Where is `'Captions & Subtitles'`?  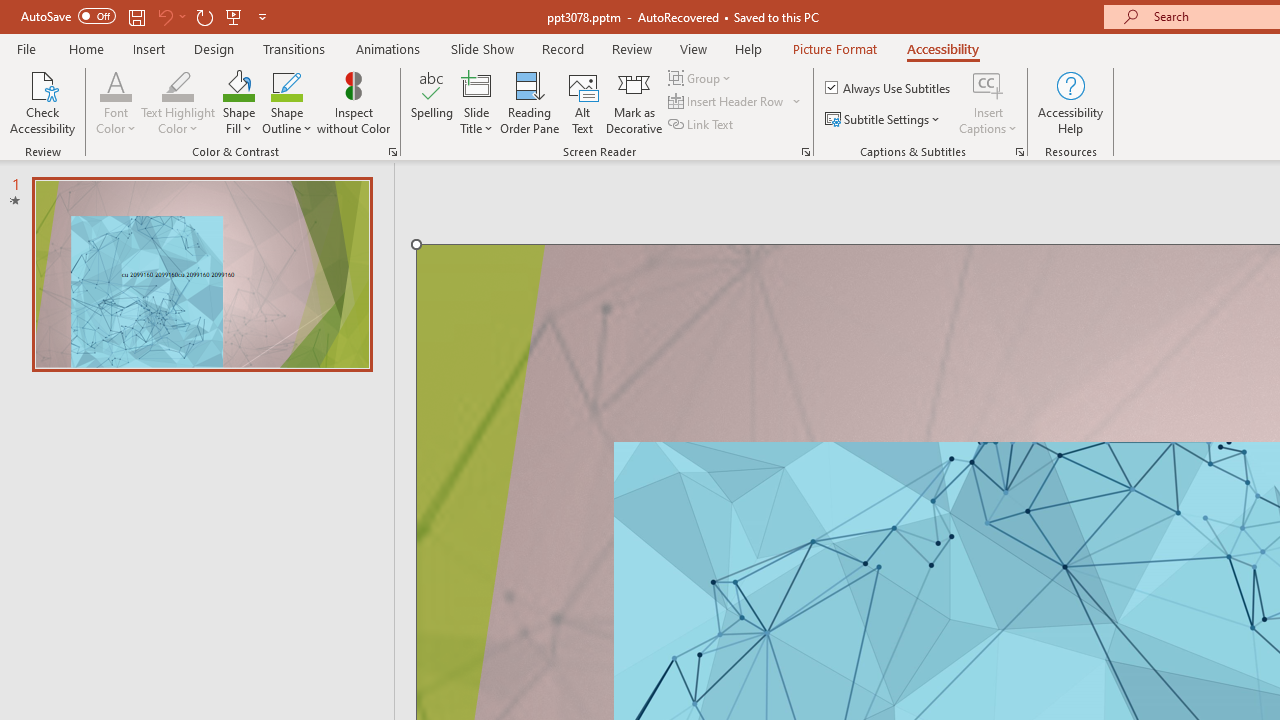 'Captions & Subtitles' is located at coordinates (1020, 150).